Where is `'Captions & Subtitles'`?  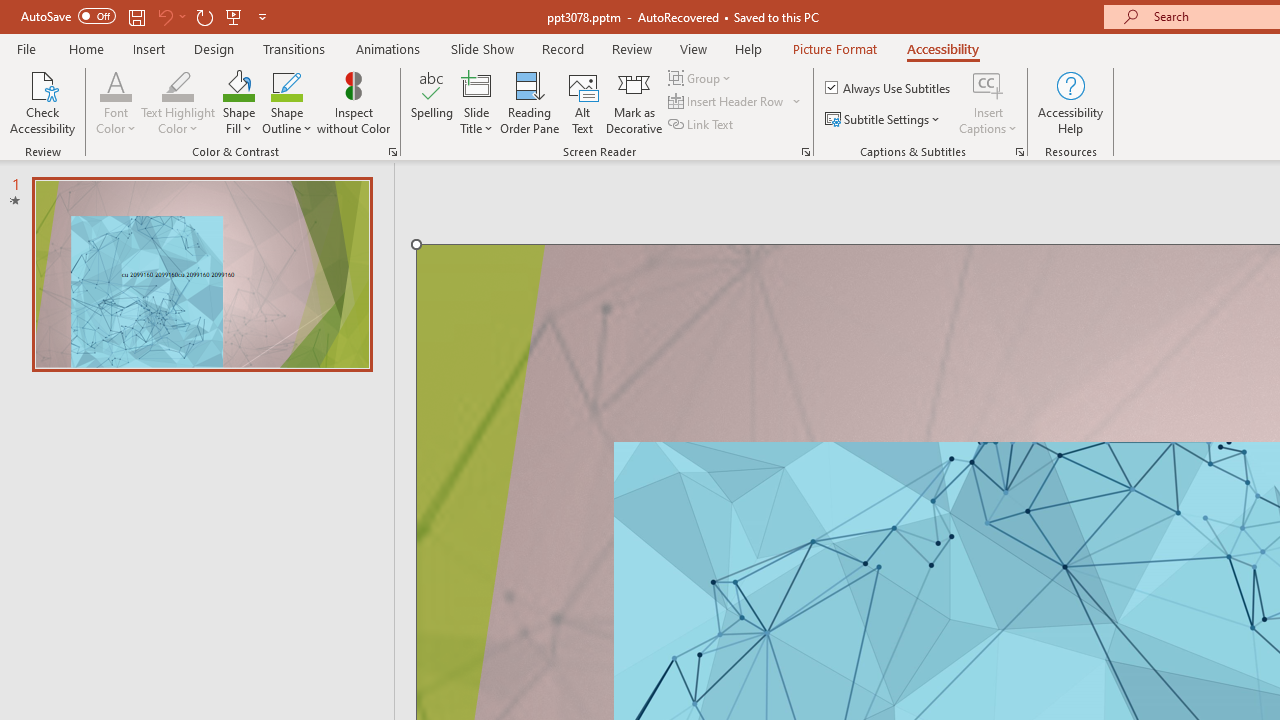 'Captions & Subtitles' is located at coordinates (1020, 150).